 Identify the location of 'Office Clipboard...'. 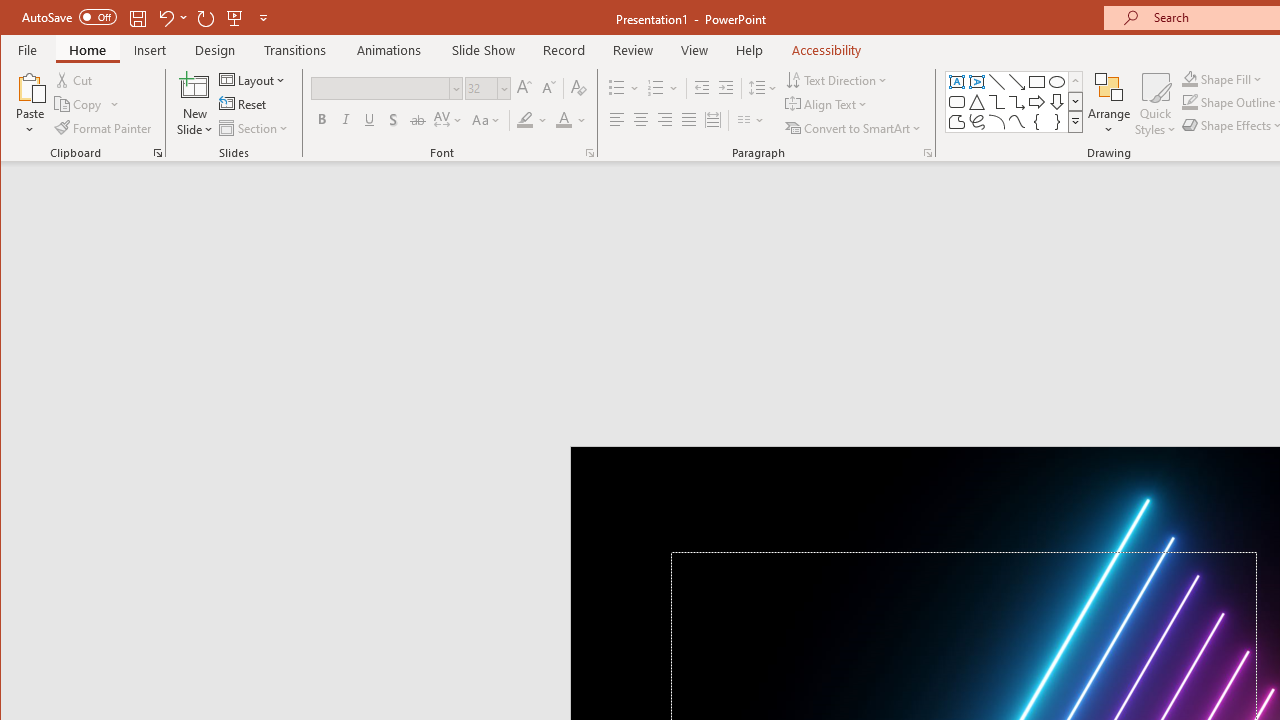
(157, 152).